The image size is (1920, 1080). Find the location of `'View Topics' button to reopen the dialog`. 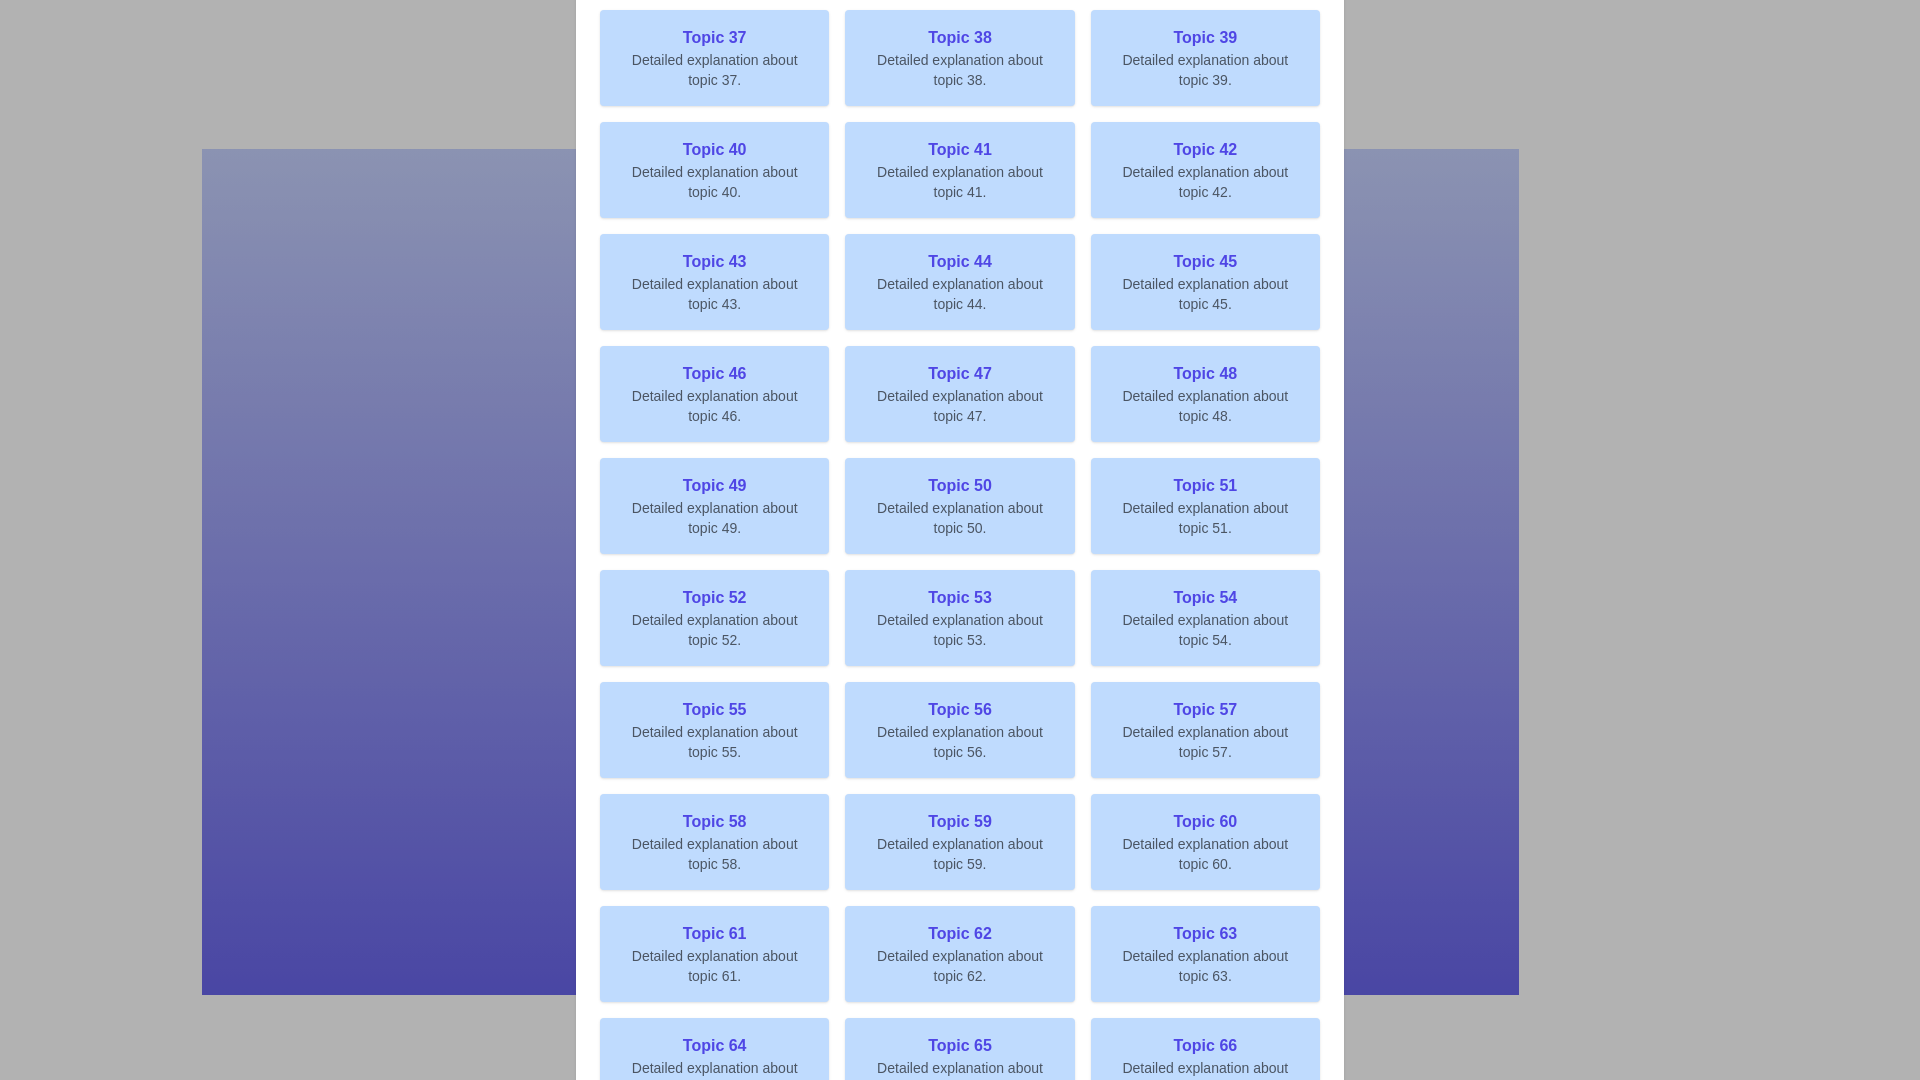

'View Topics' button to reopen the dialog is located at coordinates (960, 540).